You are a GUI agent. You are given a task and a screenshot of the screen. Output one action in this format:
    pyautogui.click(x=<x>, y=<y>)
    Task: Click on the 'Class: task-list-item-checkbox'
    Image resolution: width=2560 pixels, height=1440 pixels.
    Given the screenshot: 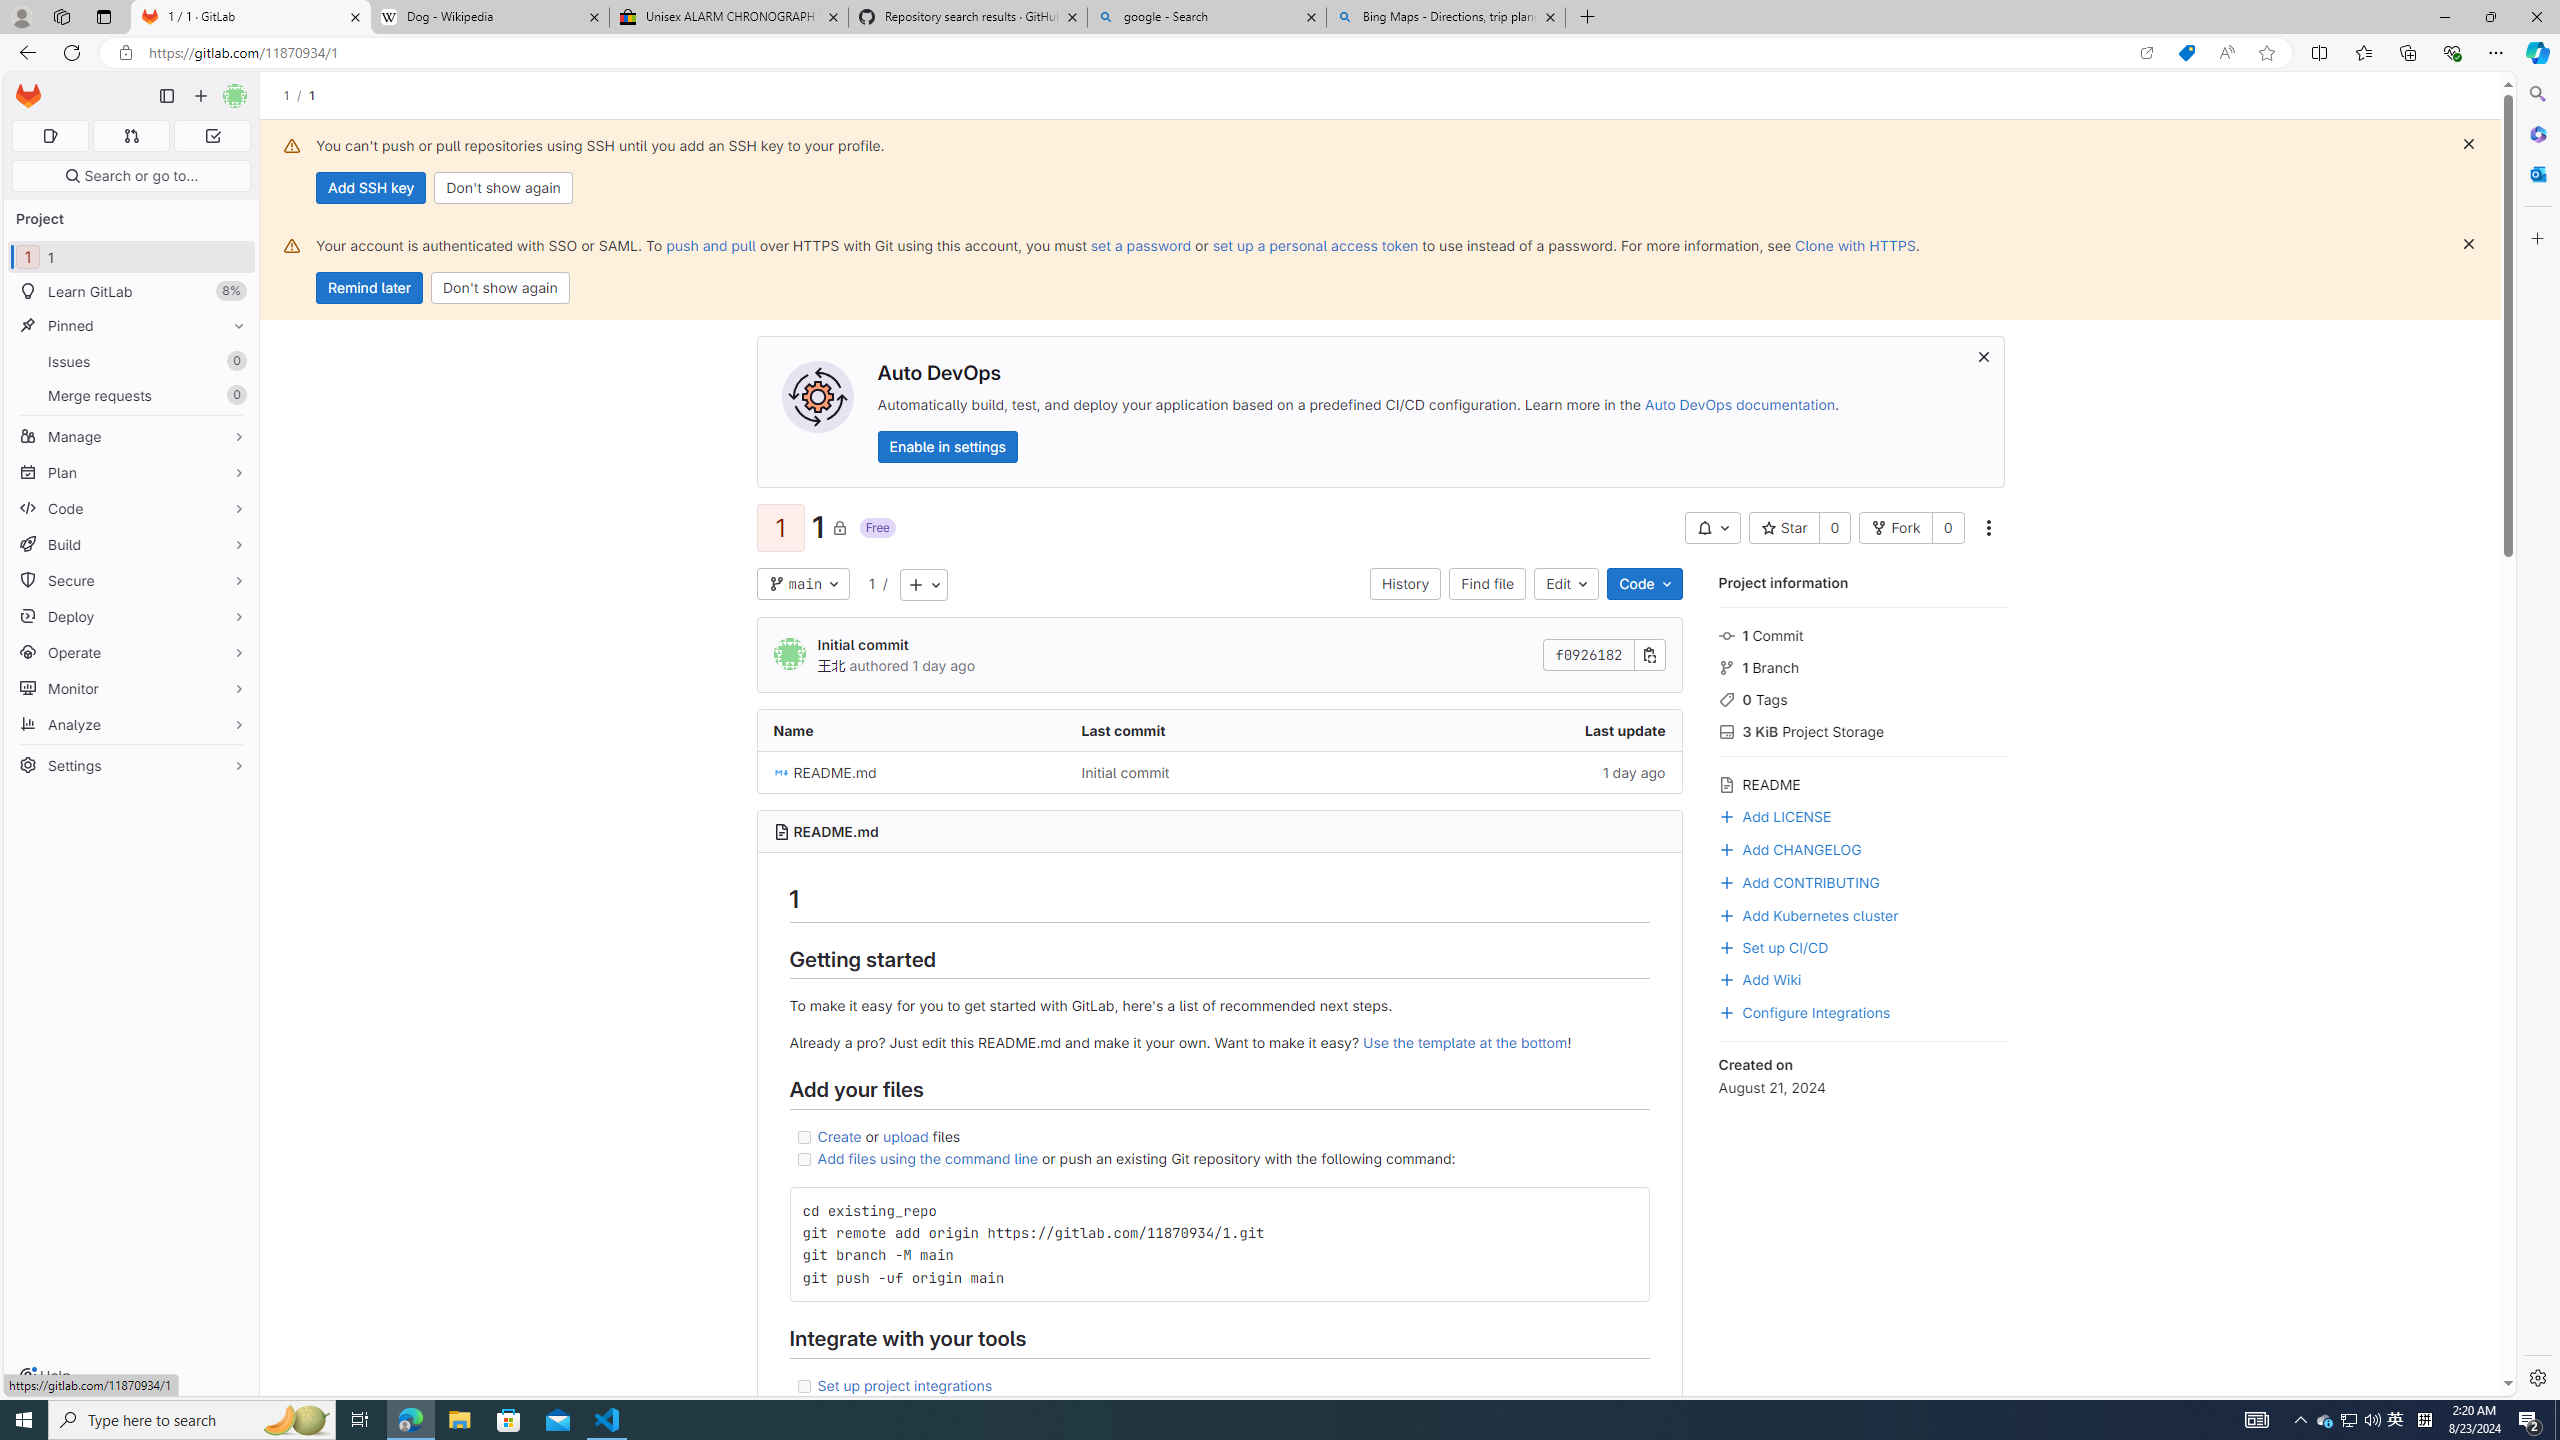 What is the action you would take?
    pyautogui.click(x=803, y=1386)
    